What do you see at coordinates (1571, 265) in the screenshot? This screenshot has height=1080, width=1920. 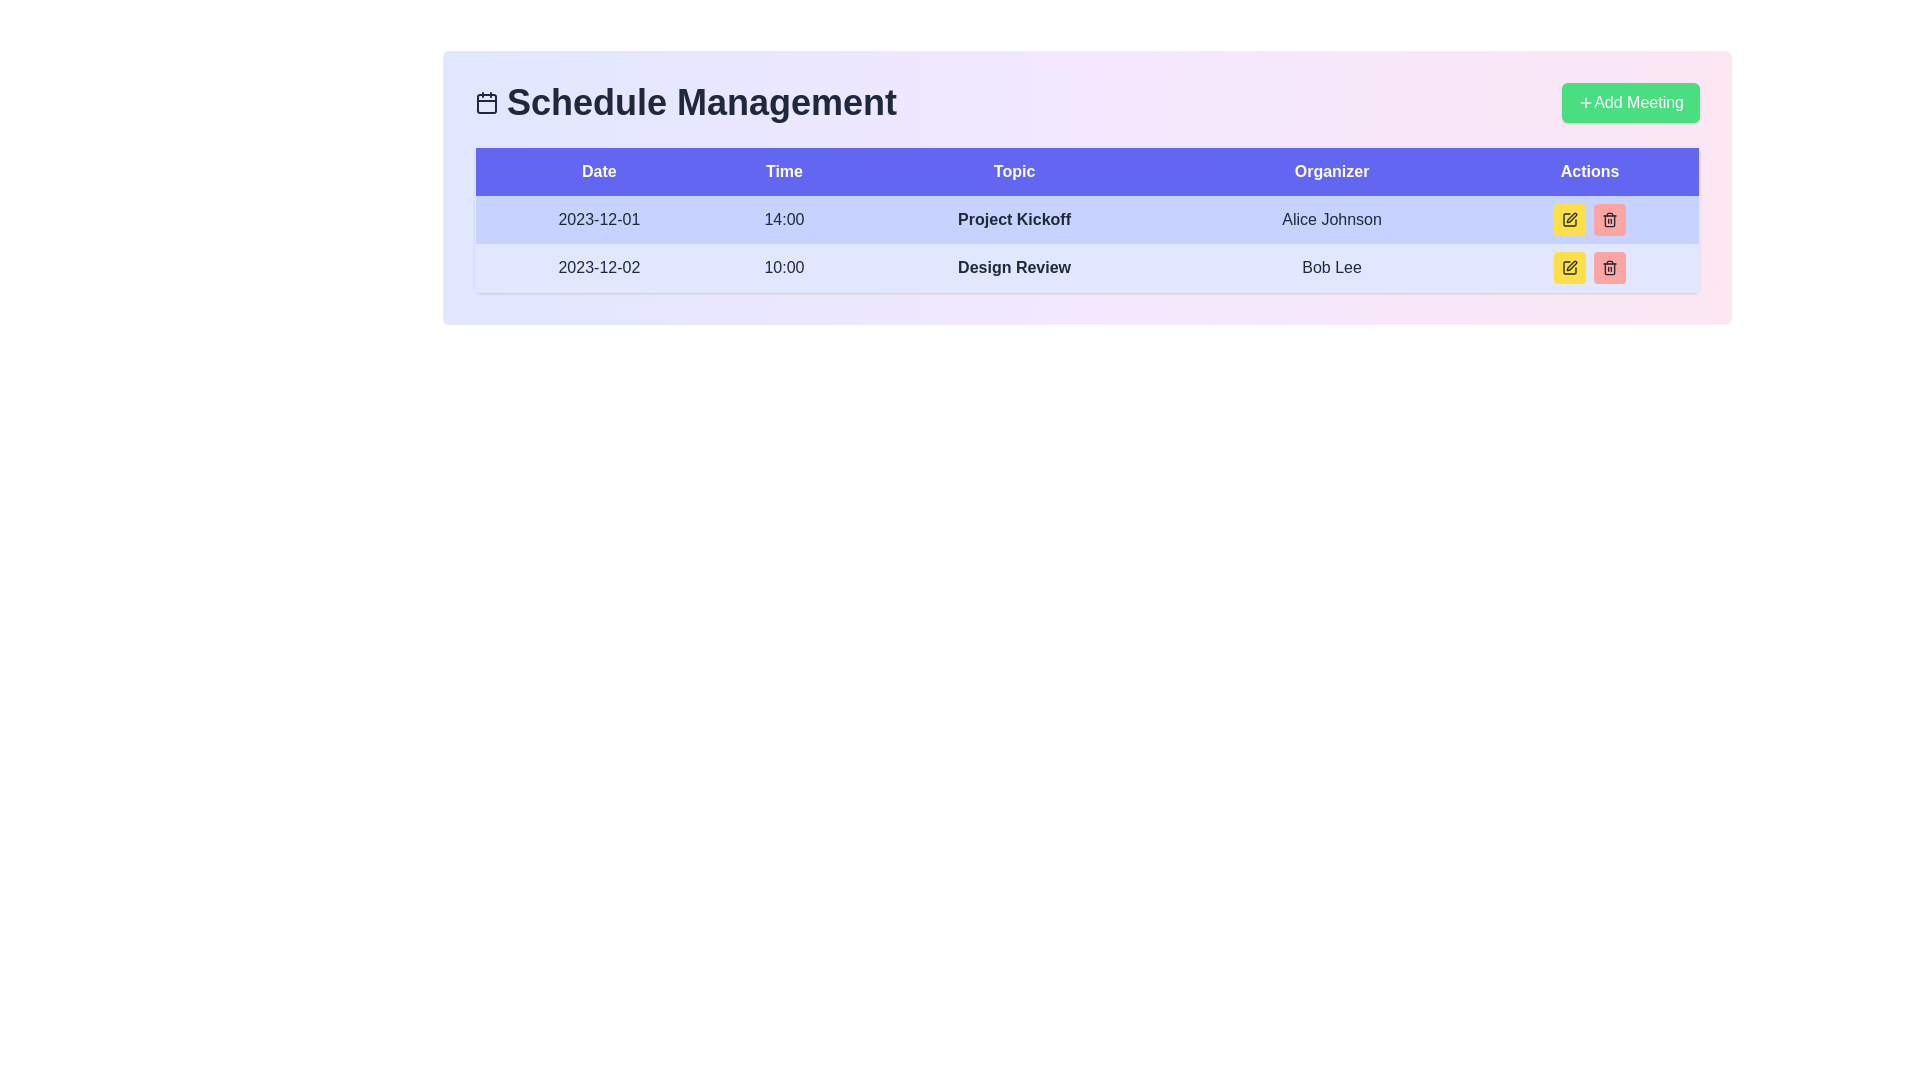 I see `the square pen icon located in the Actions column, second row of the meeting schedule` at bounding box center [1571, 265].